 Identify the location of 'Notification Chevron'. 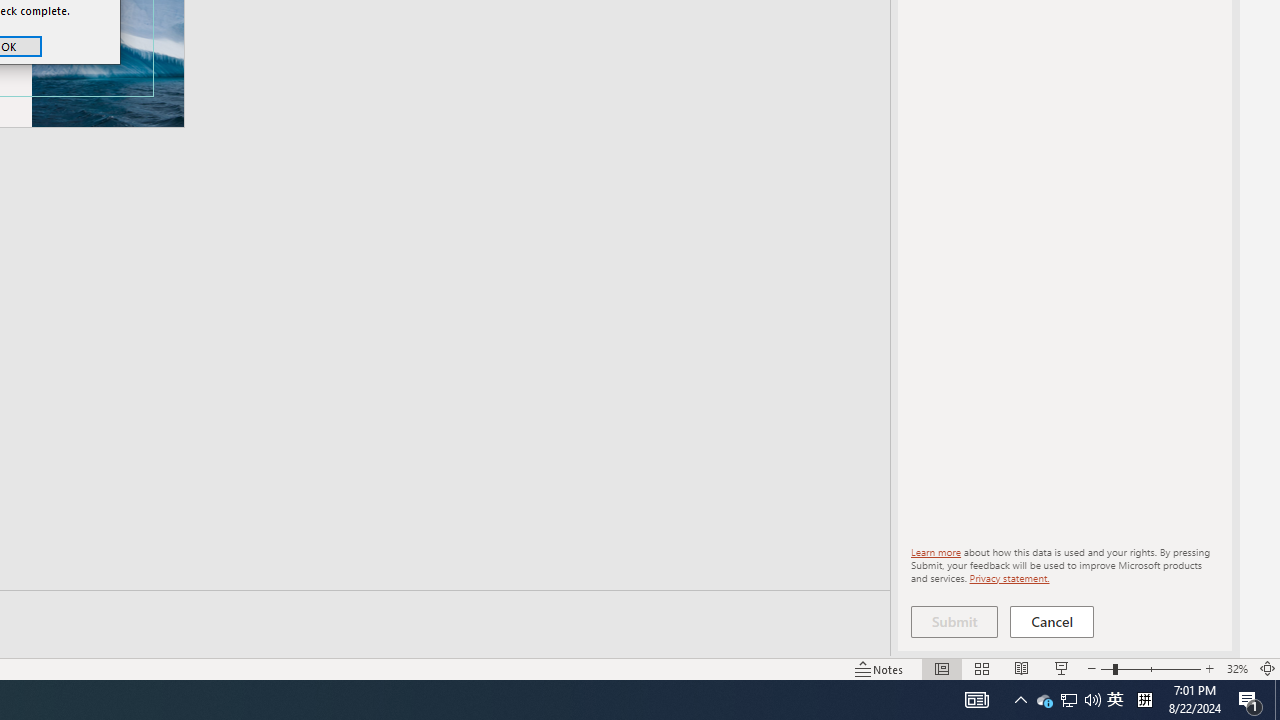
(1020, 698).